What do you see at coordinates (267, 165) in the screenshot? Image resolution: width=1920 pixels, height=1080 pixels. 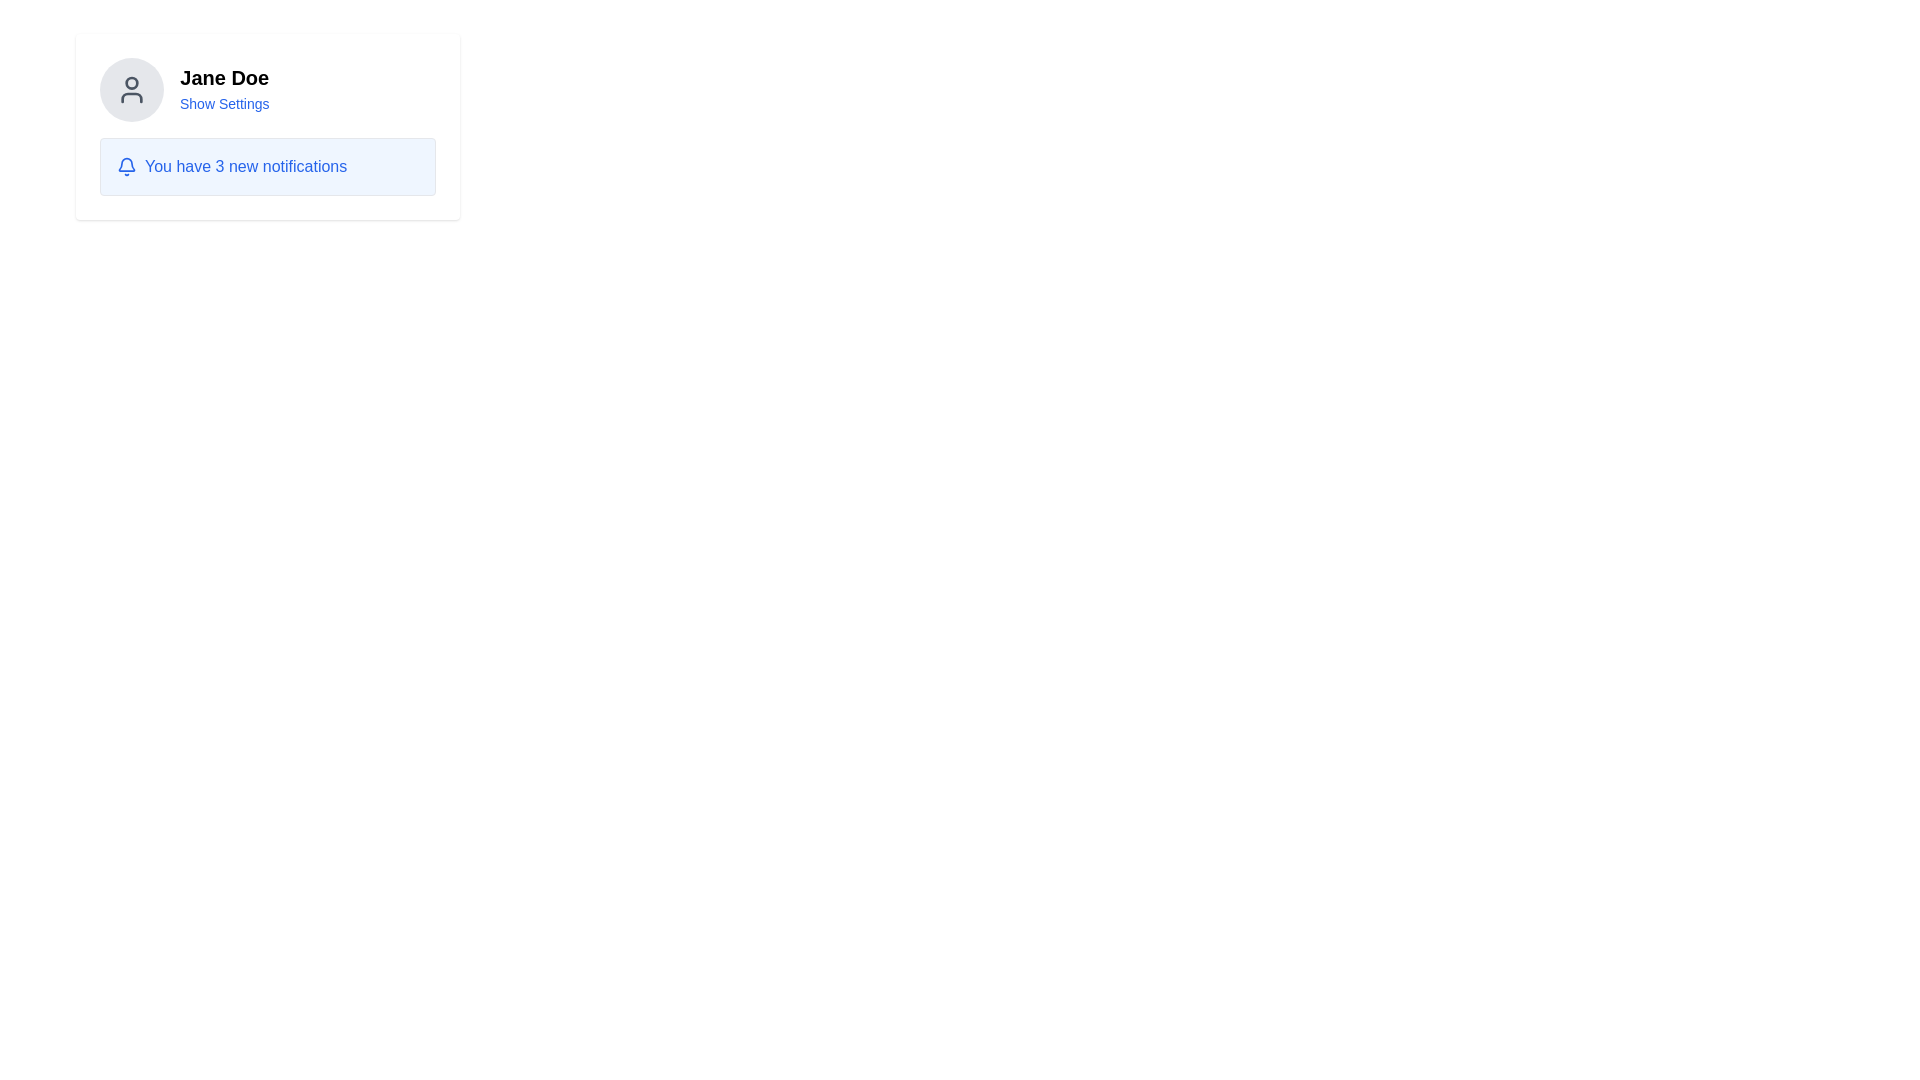 I see `the Information Display notification box that contains the blue notification bell icon and the message 'You have 3 new notifications'` at bounding box center [267, 165].